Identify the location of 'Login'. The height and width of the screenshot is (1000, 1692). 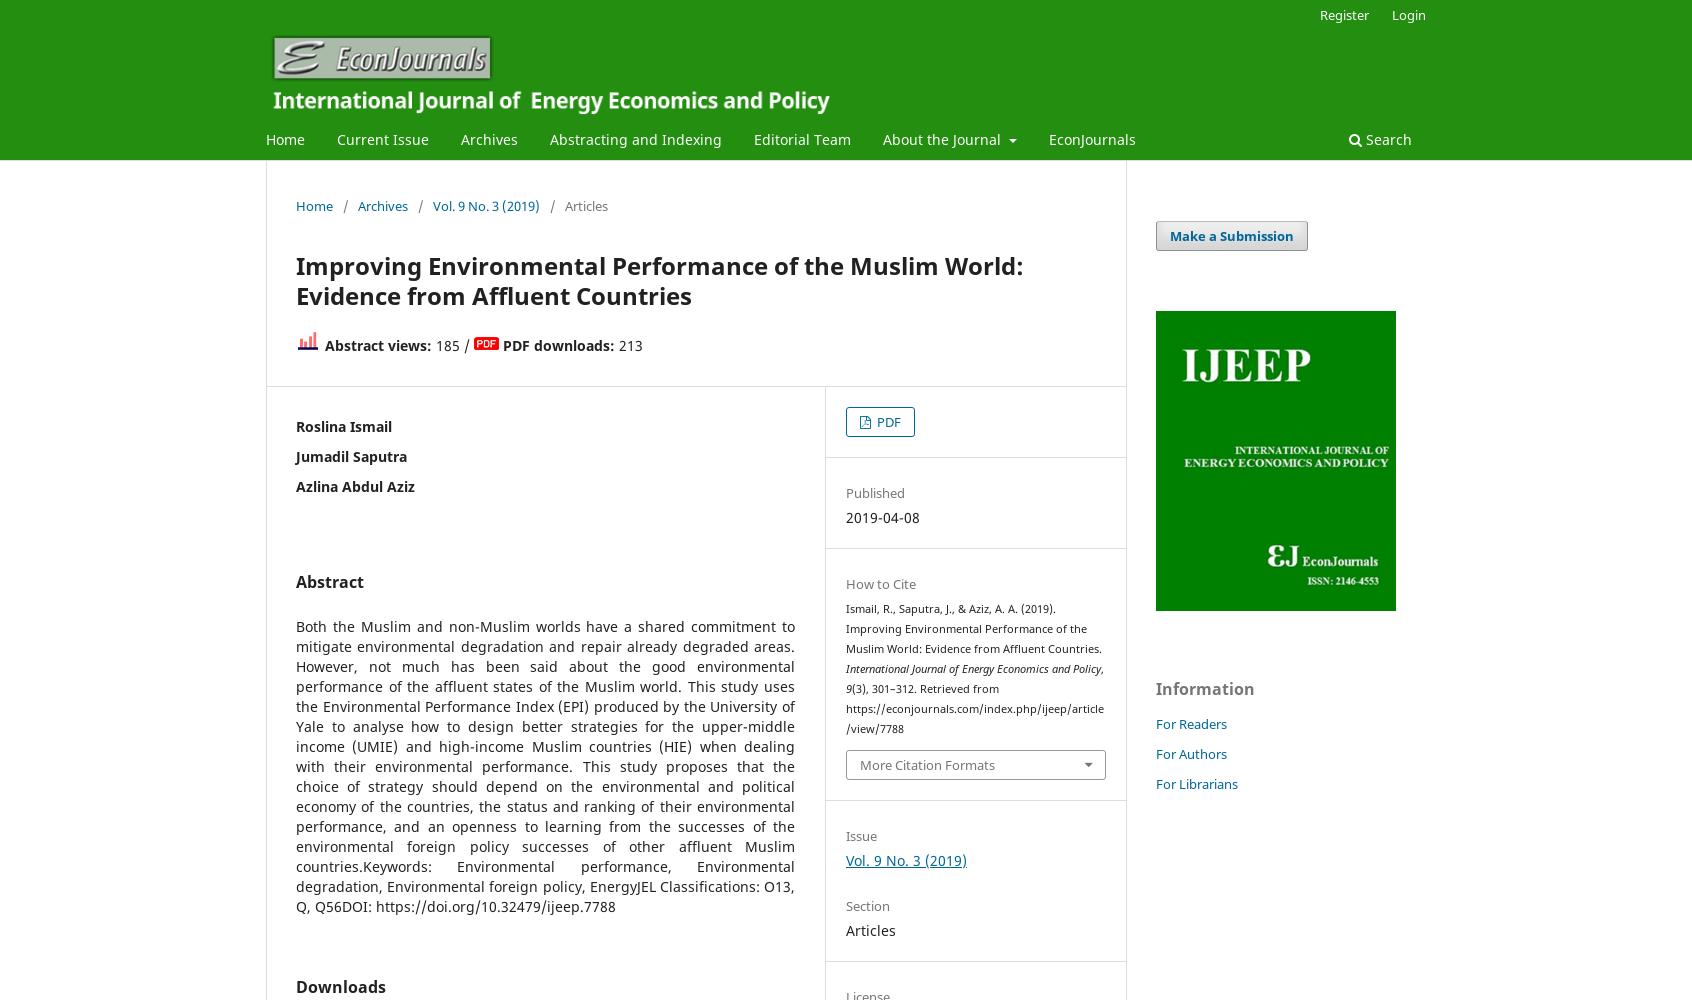
(1408, 14).